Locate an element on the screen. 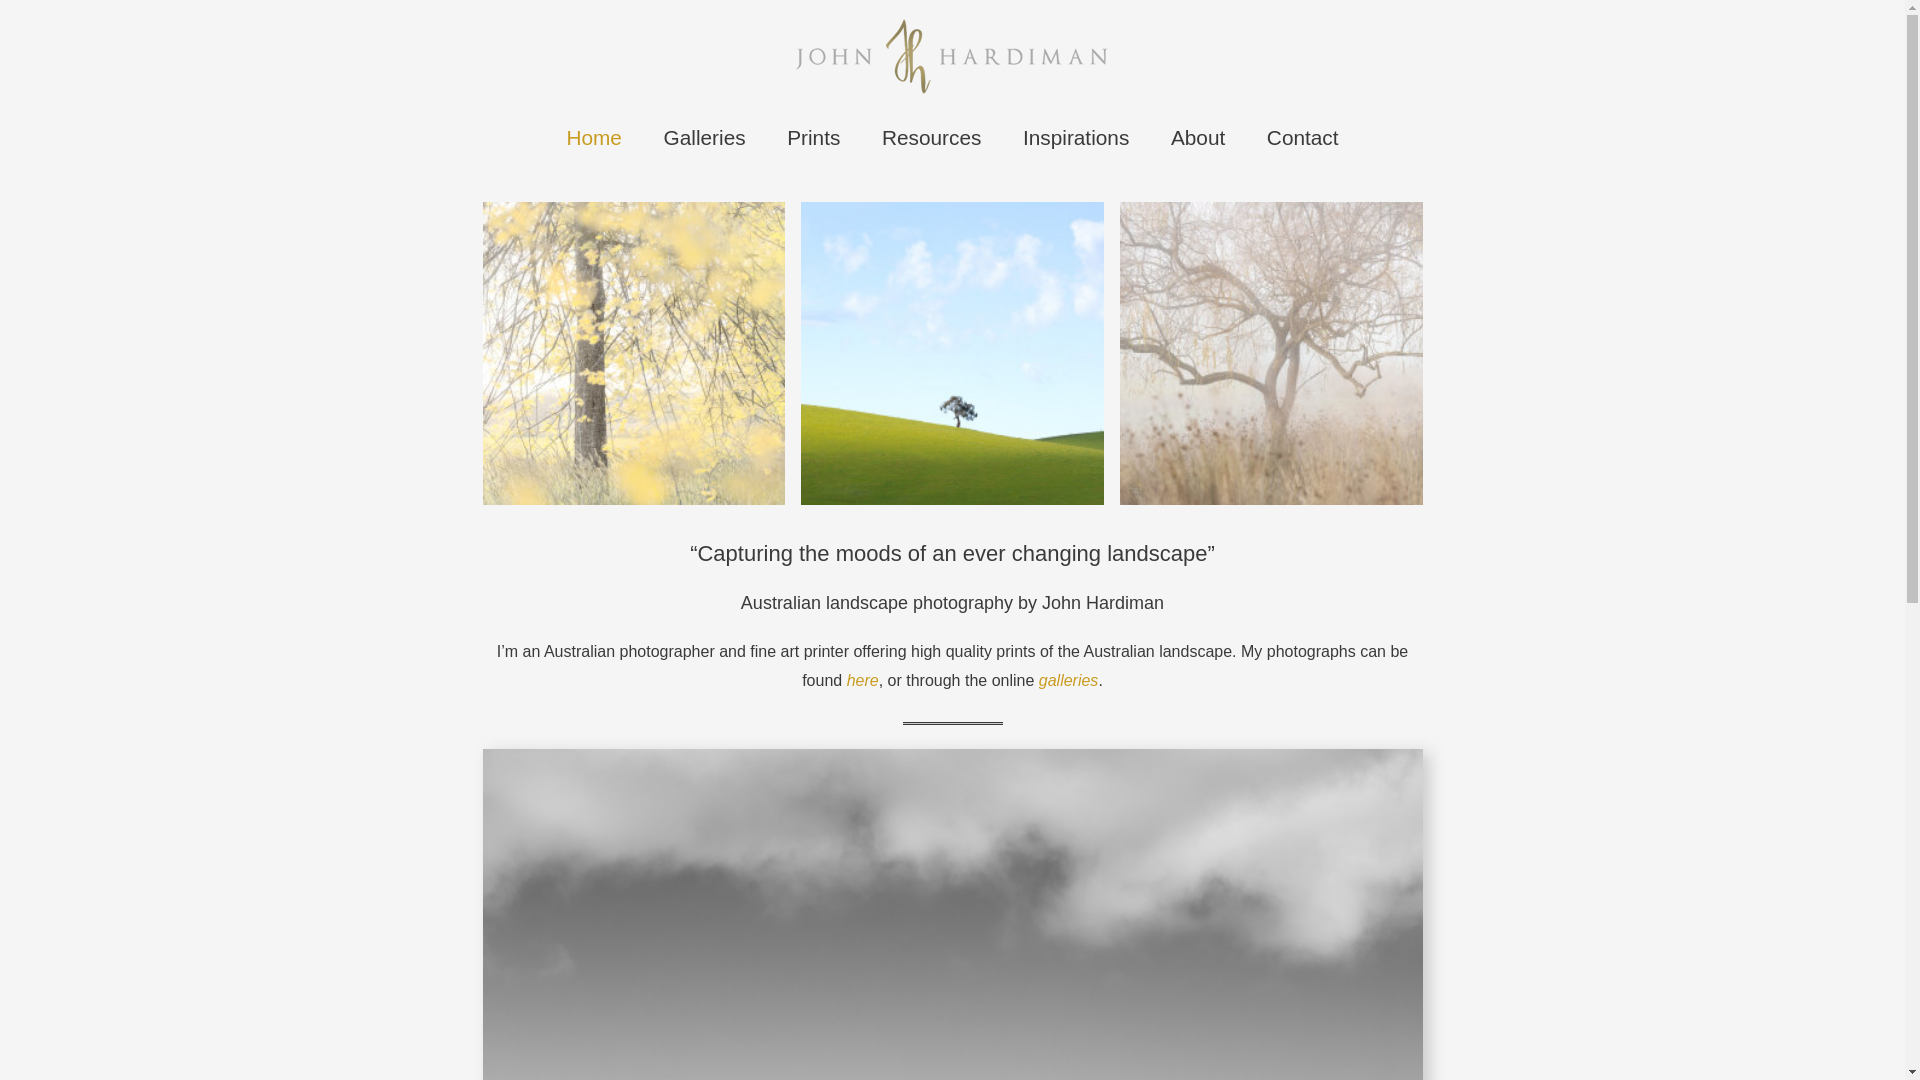 The image size is (1920, 1080). 'Inspirations' is located at coordinates (1074, 136).